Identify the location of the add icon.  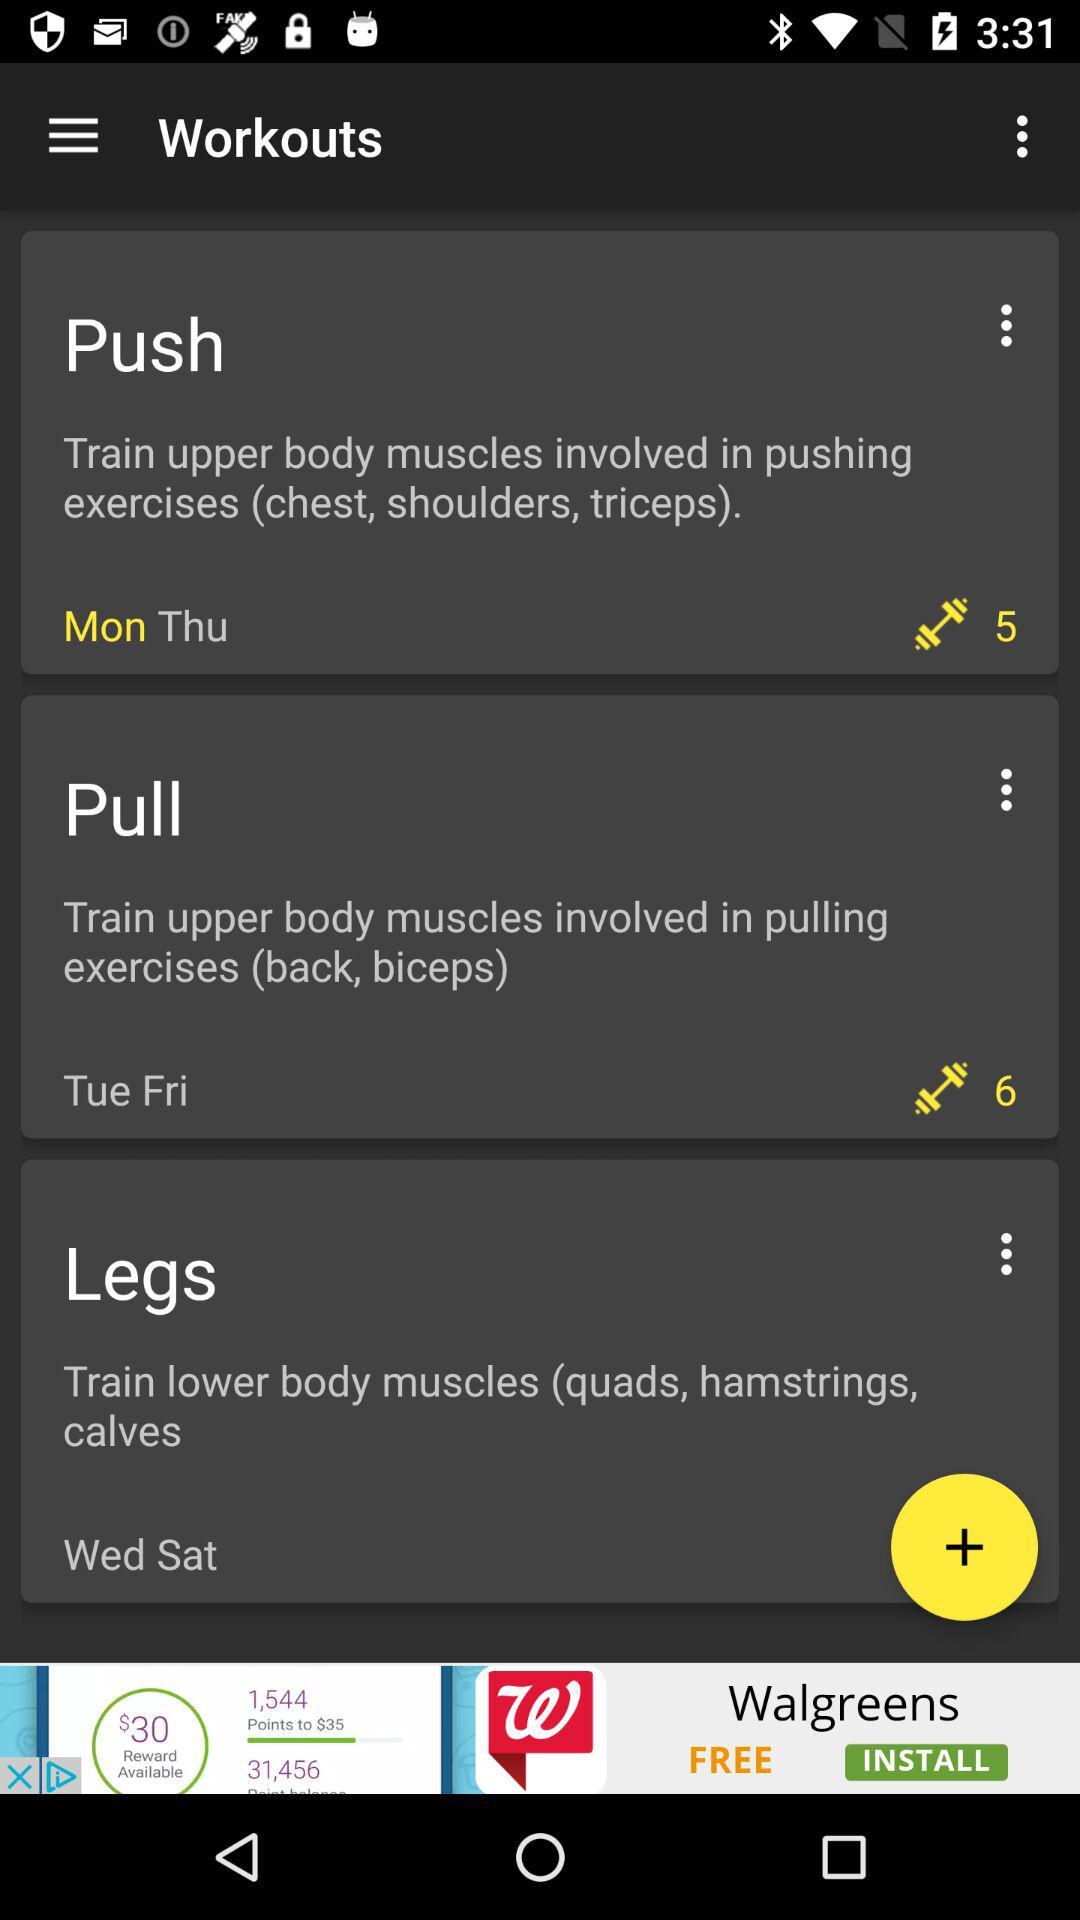
(963, 1546).